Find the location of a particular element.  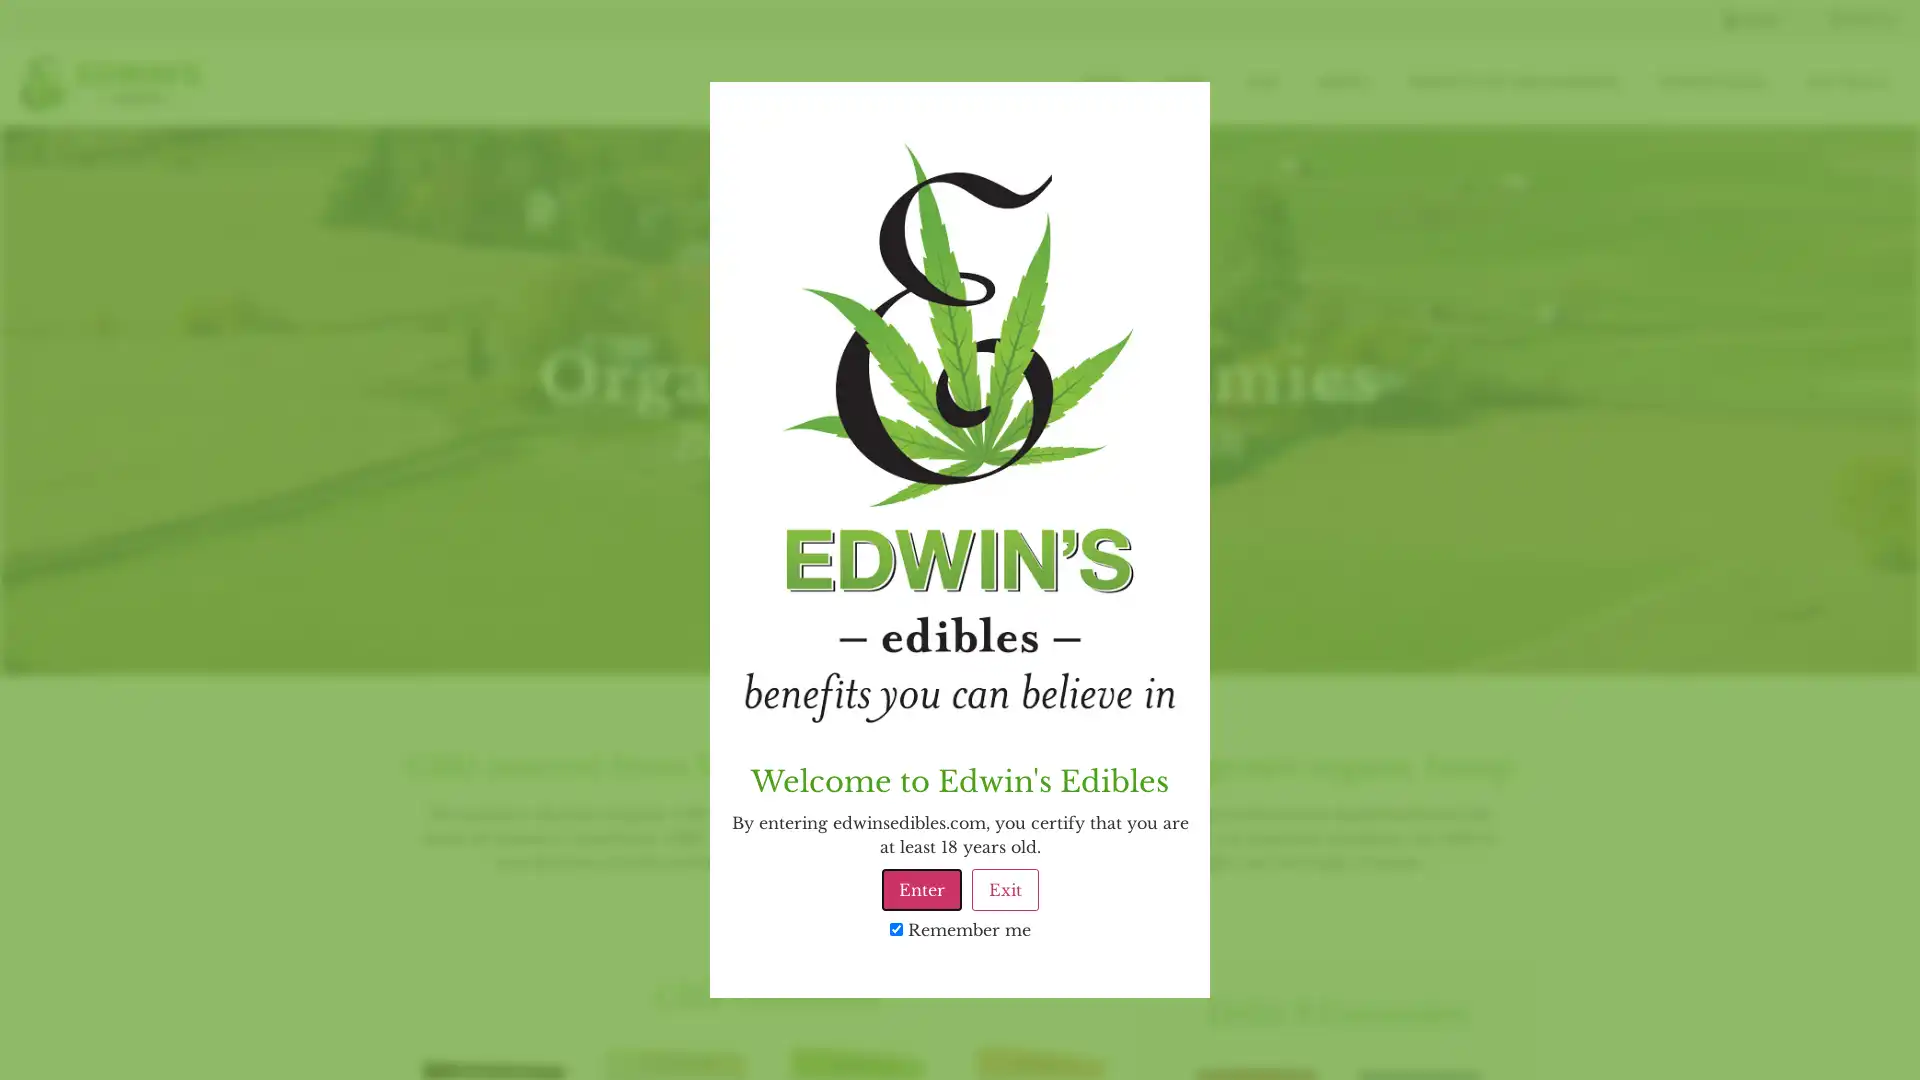

Enter is located at coordinates (920, 889).